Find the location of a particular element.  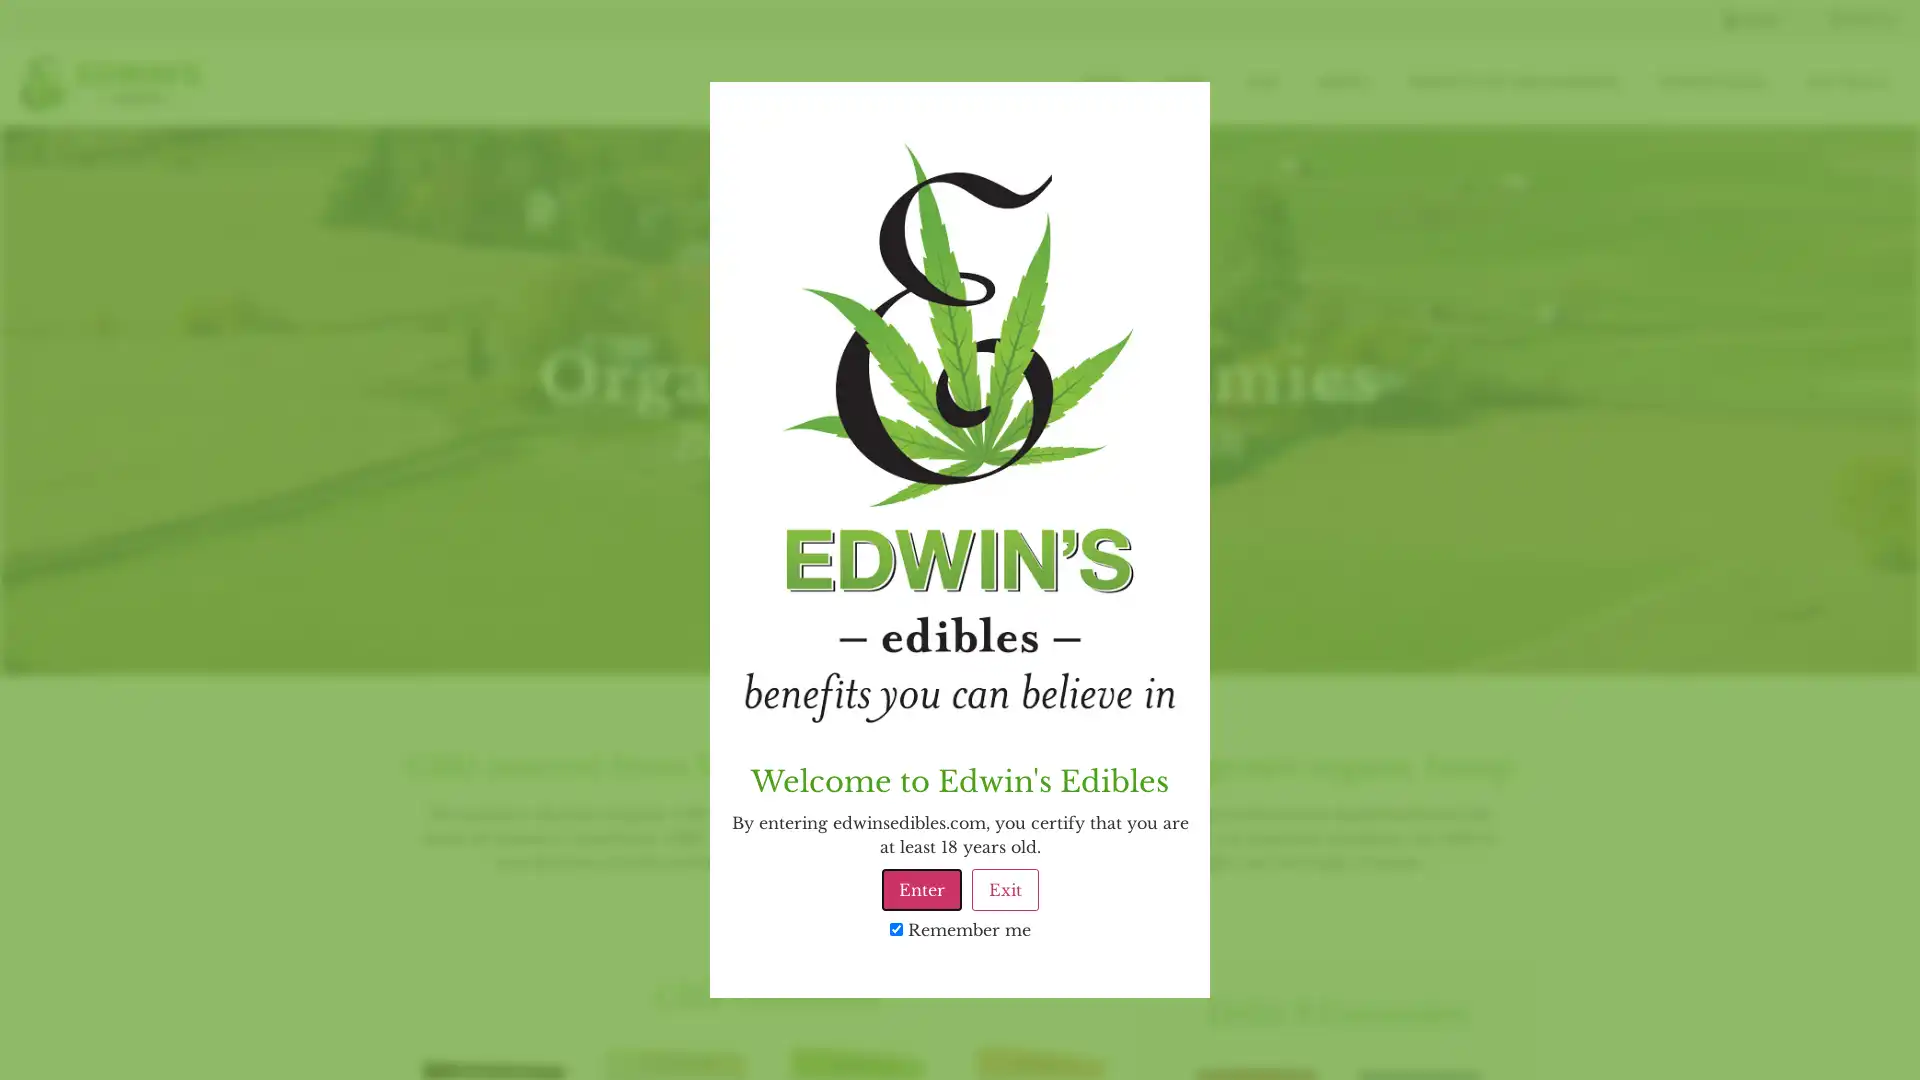

Enter is located at coordinates (920, 889).